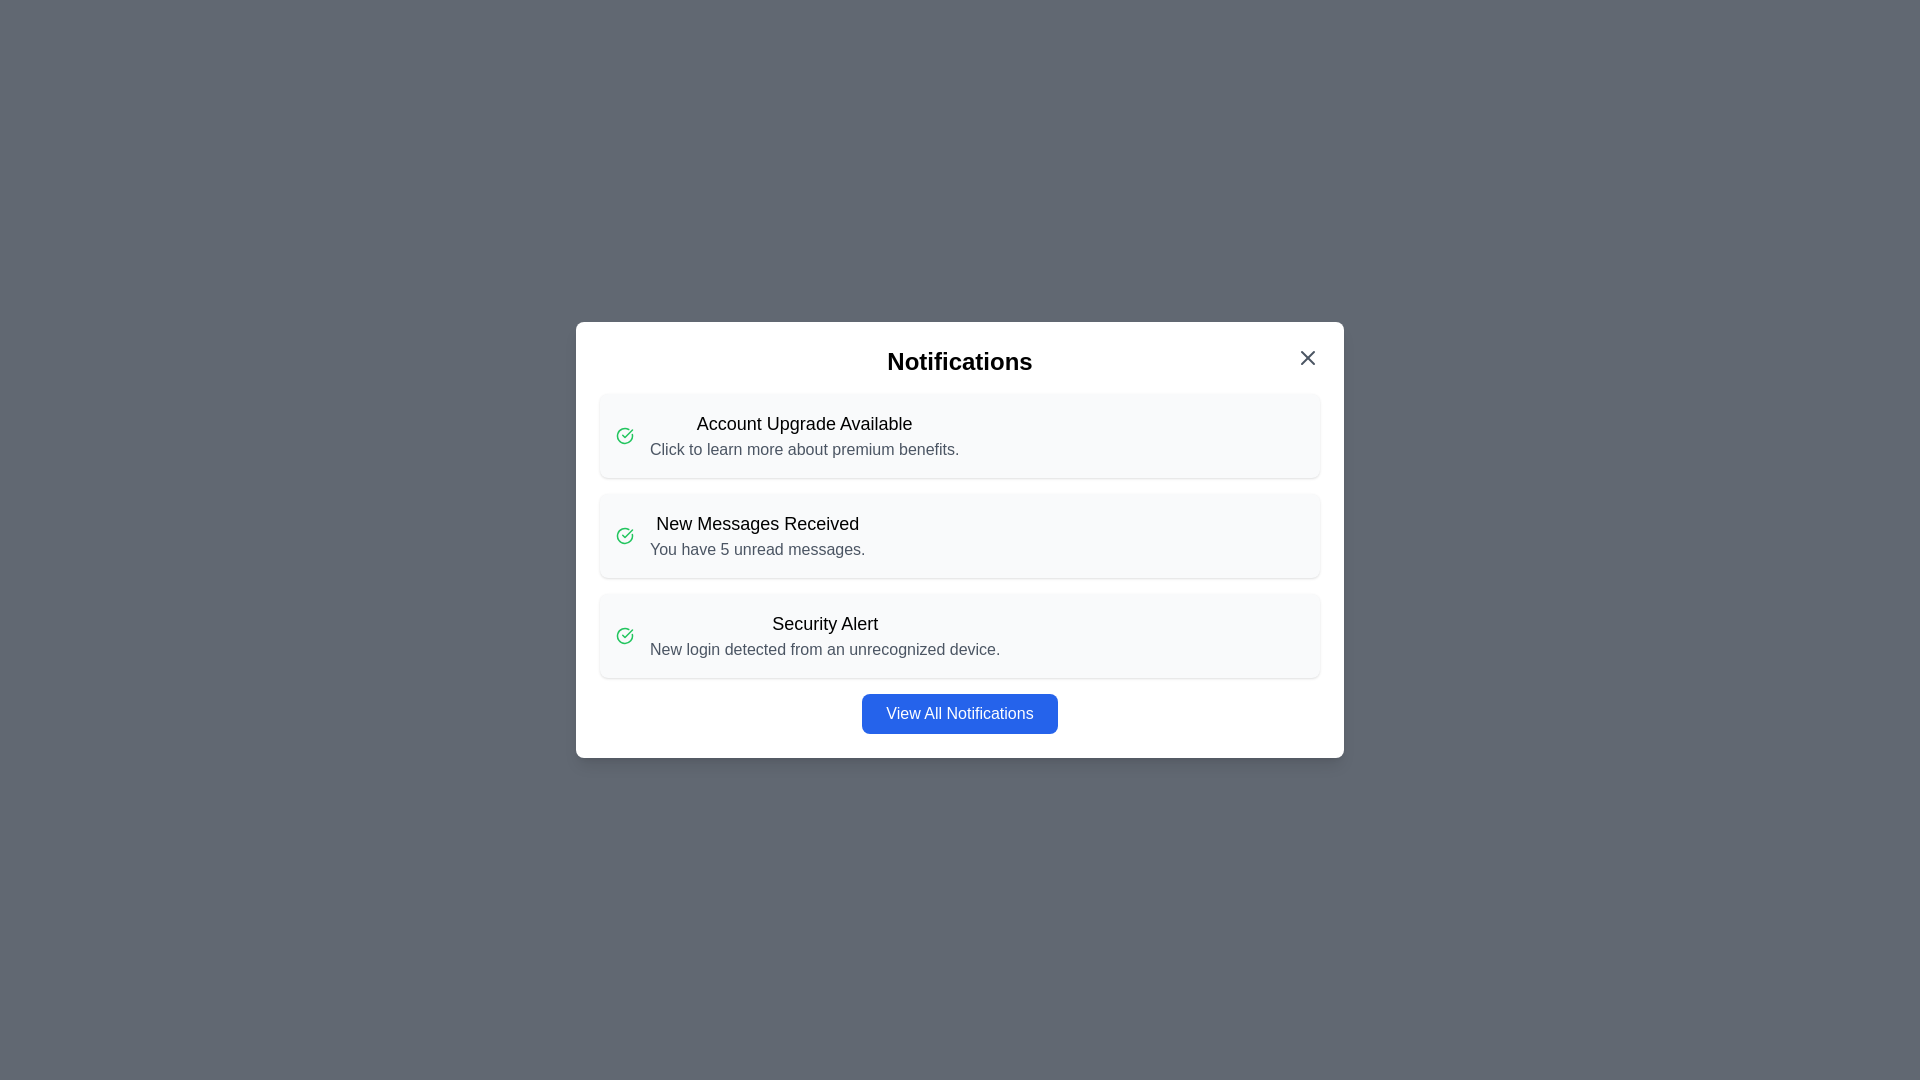  What do you see at coordinates (960, 712) in the screenshot?
I see `the button with a blue background and white rounded corners labeled 'View All Notifications'` at bounding box center [960, 712].